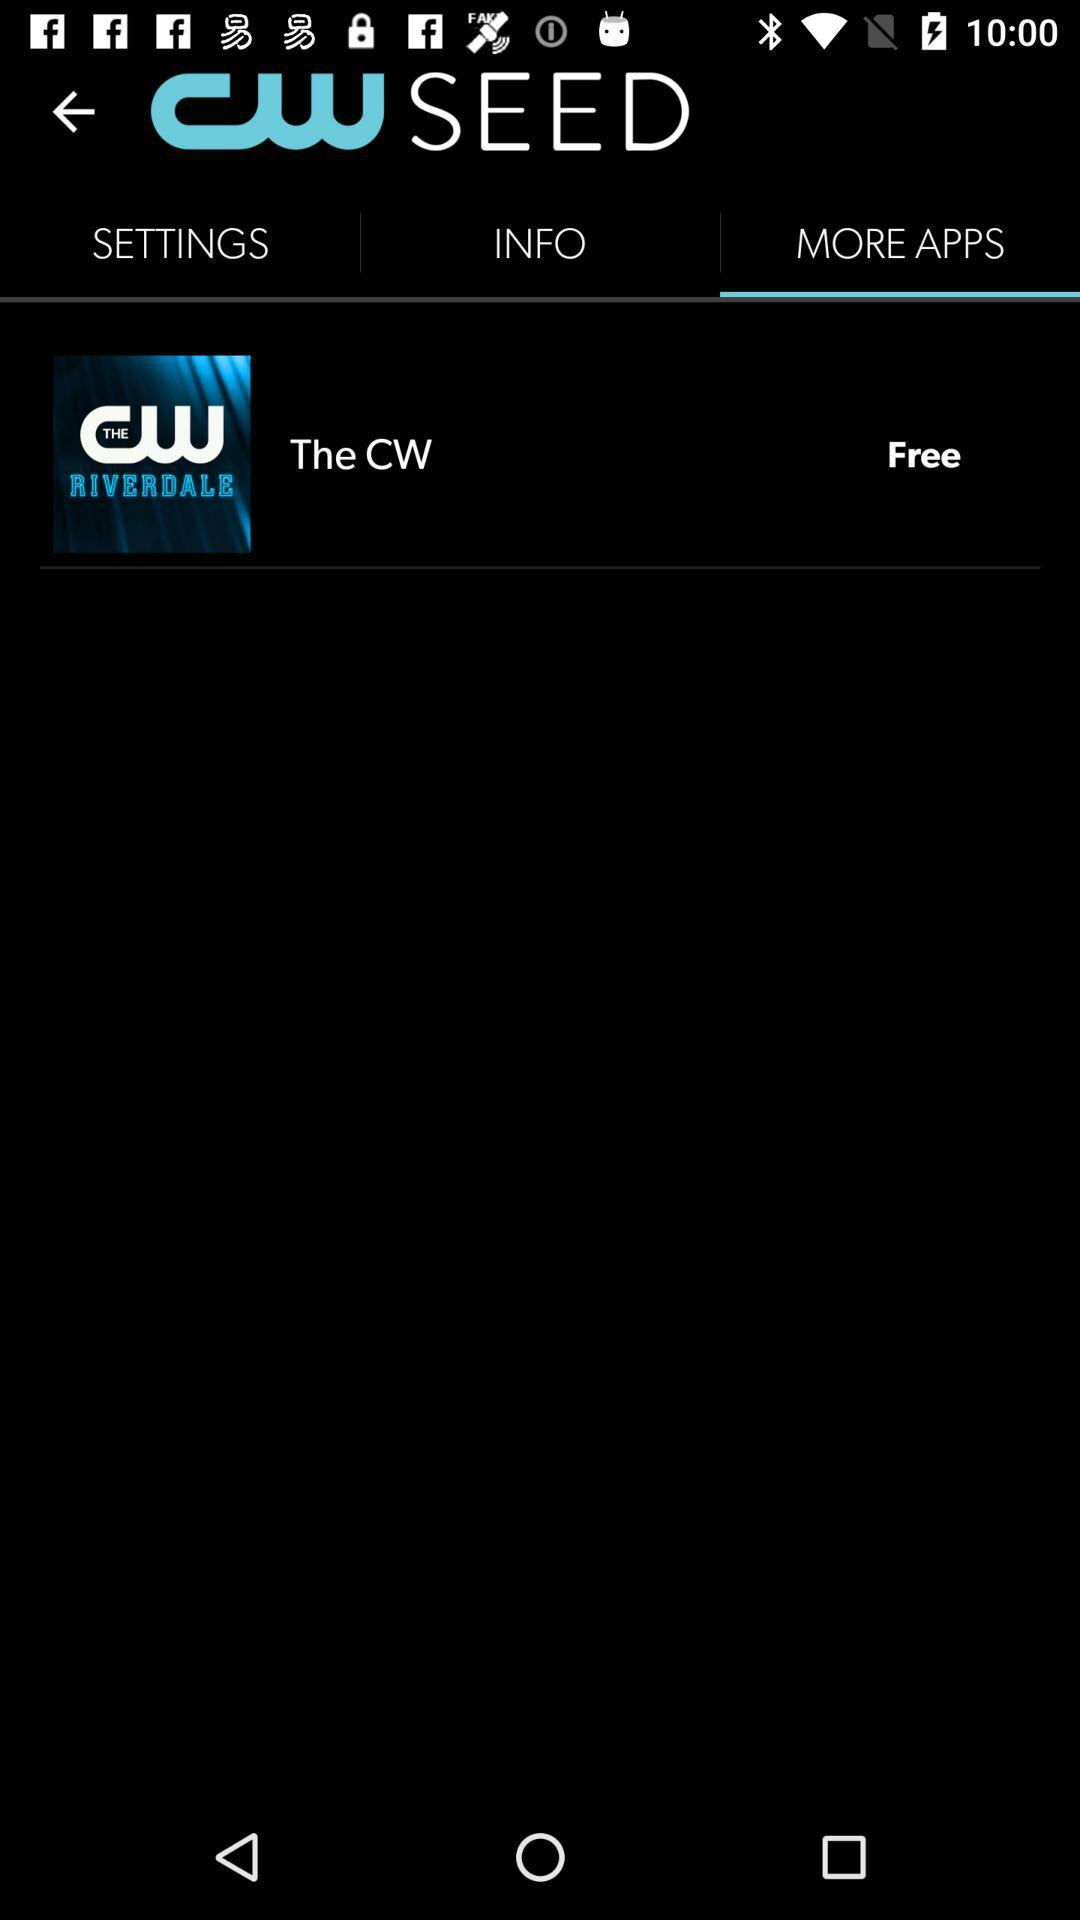 This screenshot has height=1920, width=1080. I want to click on the cw, so click(568, 452).